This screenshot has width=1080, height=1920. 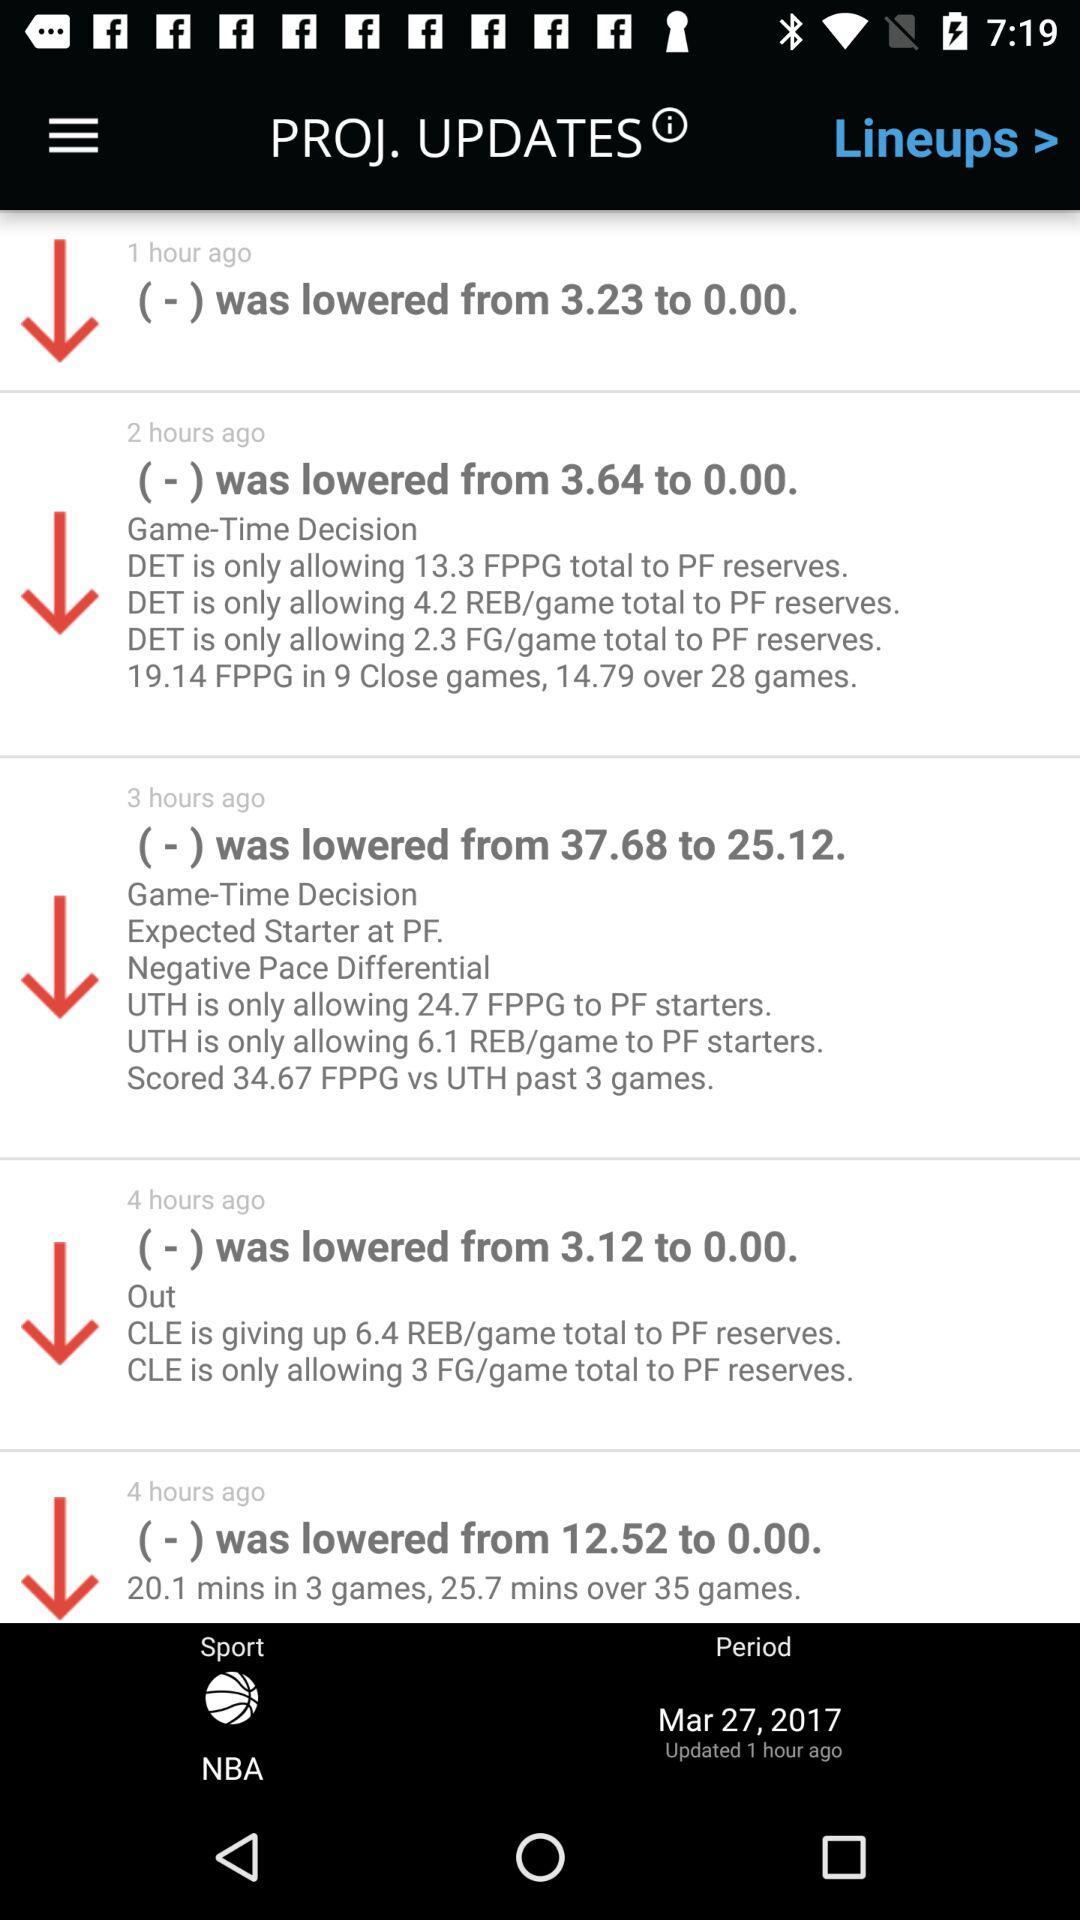 What do you see at coordinates (945, 135) in the screenshot?
I see `the lineups > icon` at bounding box center [945, 135].